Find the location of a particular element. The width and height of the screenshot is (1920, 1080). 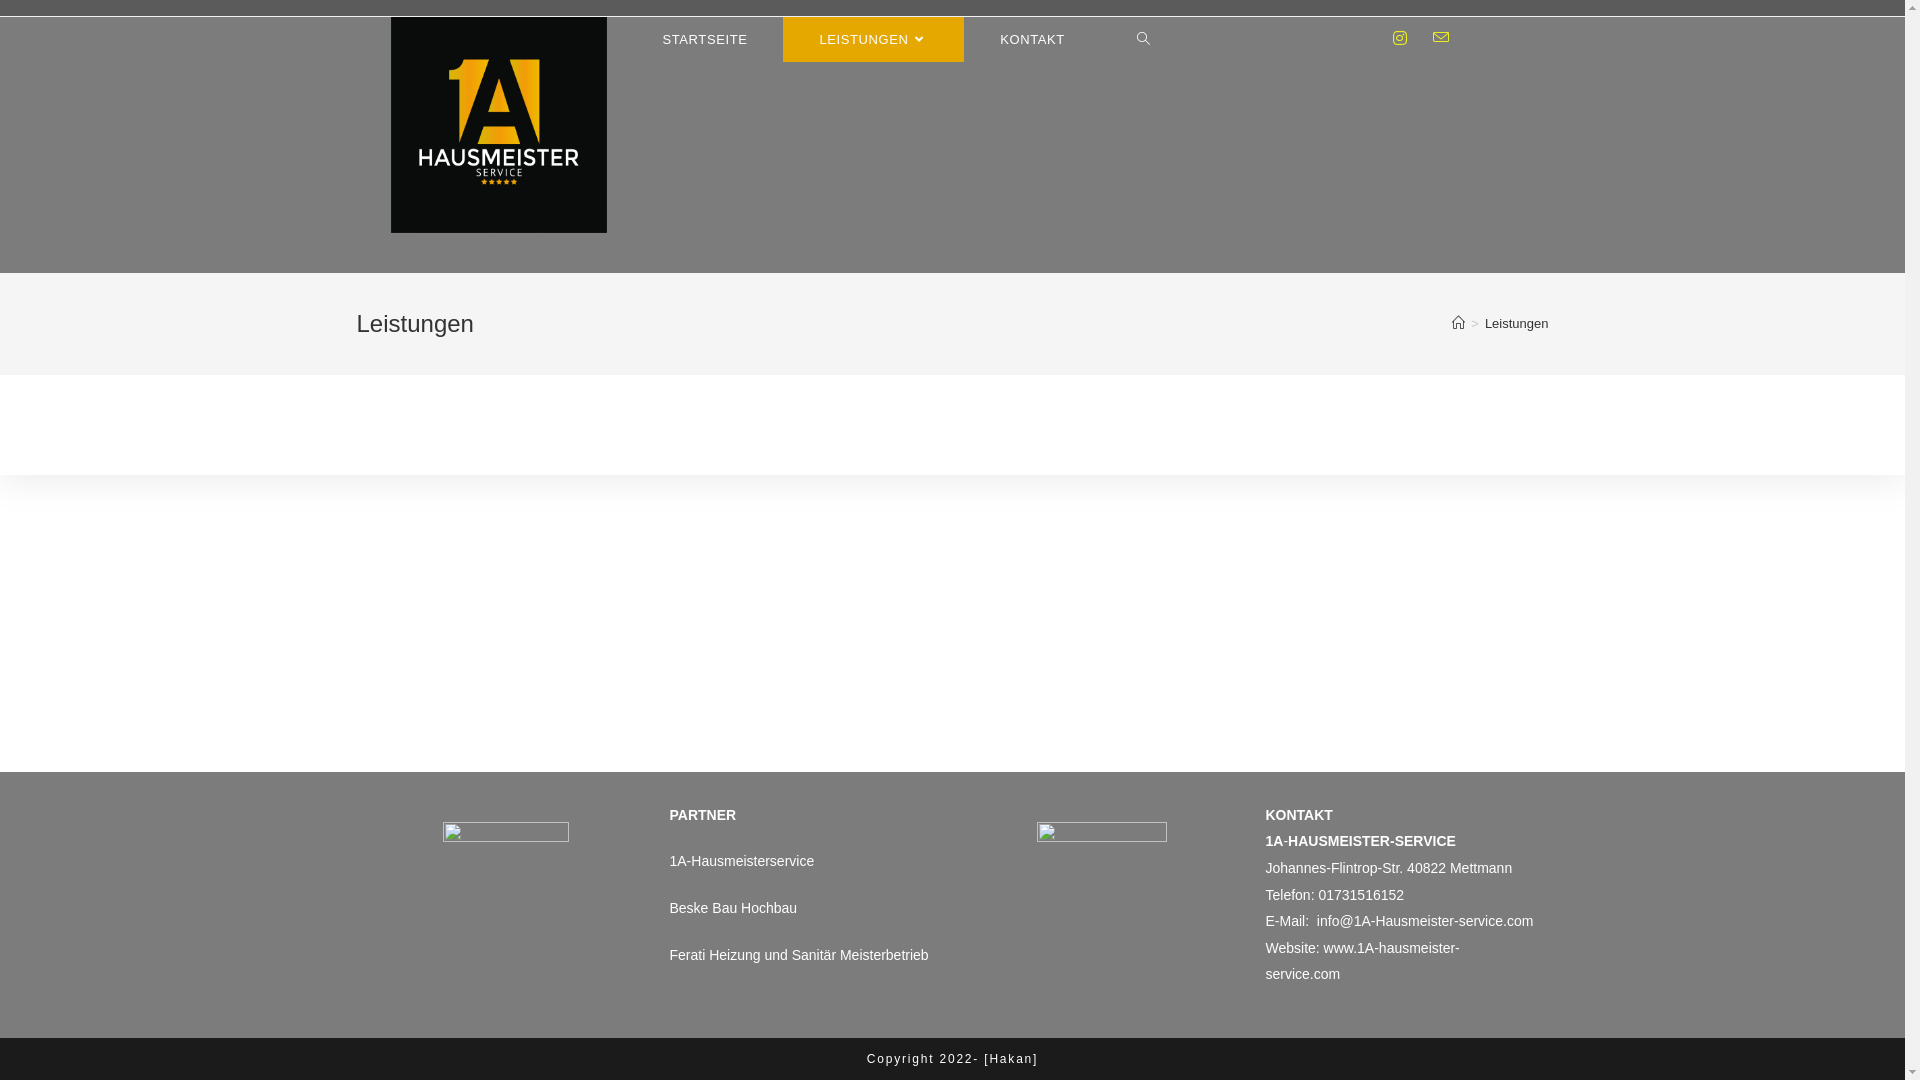

'Leistungen' is located at coordinates (1516, 322).